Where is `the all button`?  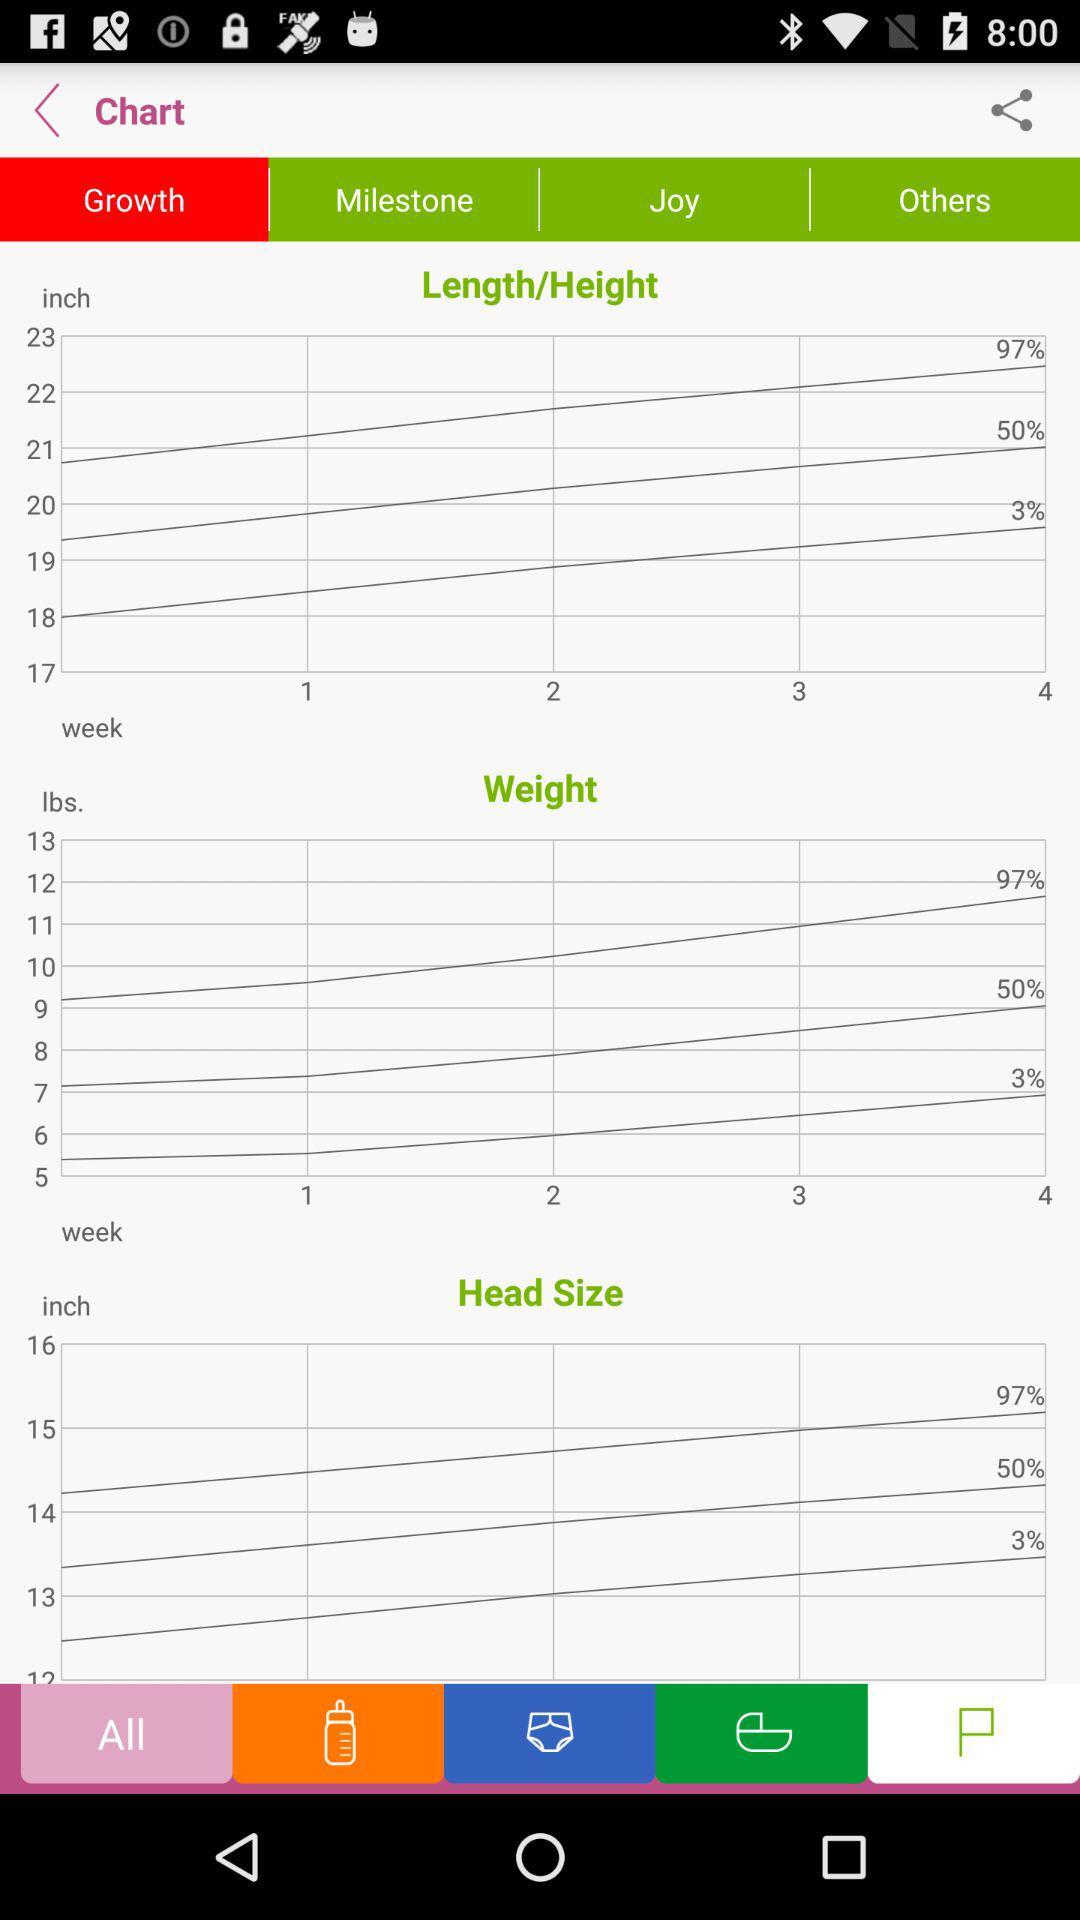
the all button is located at coordinates (126, 1737).